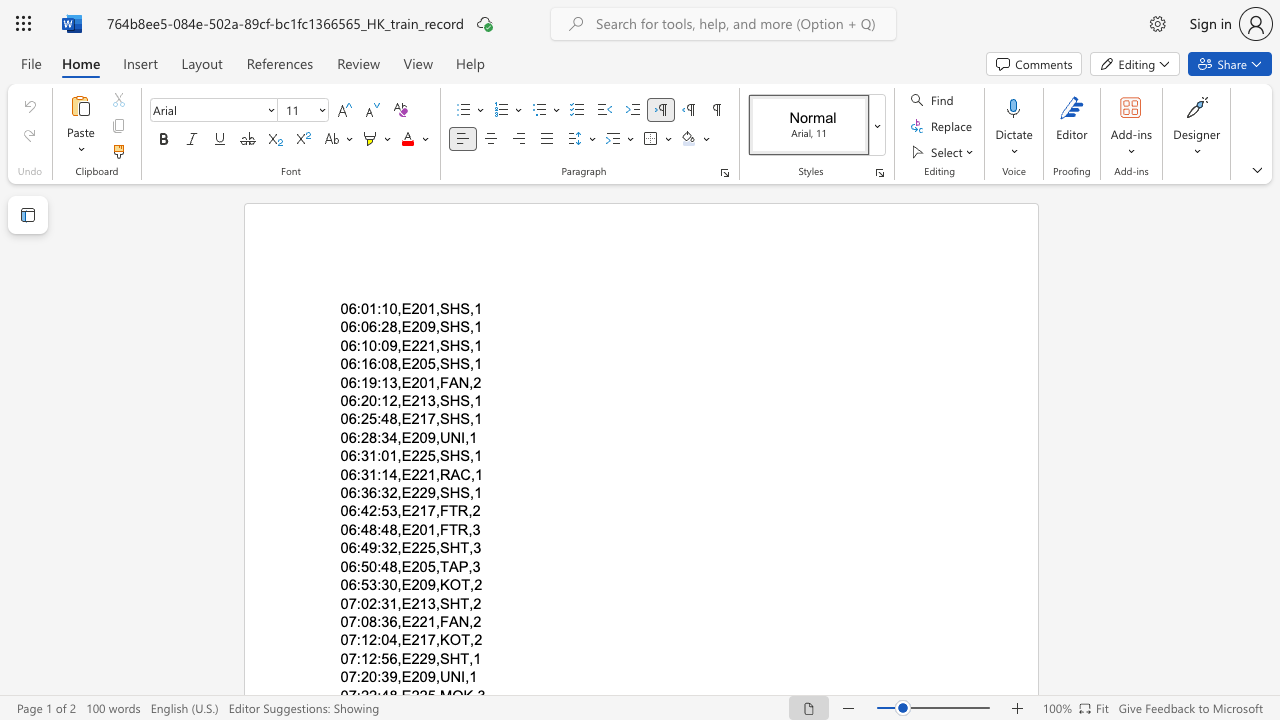 The height and width of the screenshot is (720, 1280). Describe the element at coordinates (397, 602) in the screenshot. I see `the subset text ",E213,S" within the text "07:02:31,E213,SHT,2"` at that location.